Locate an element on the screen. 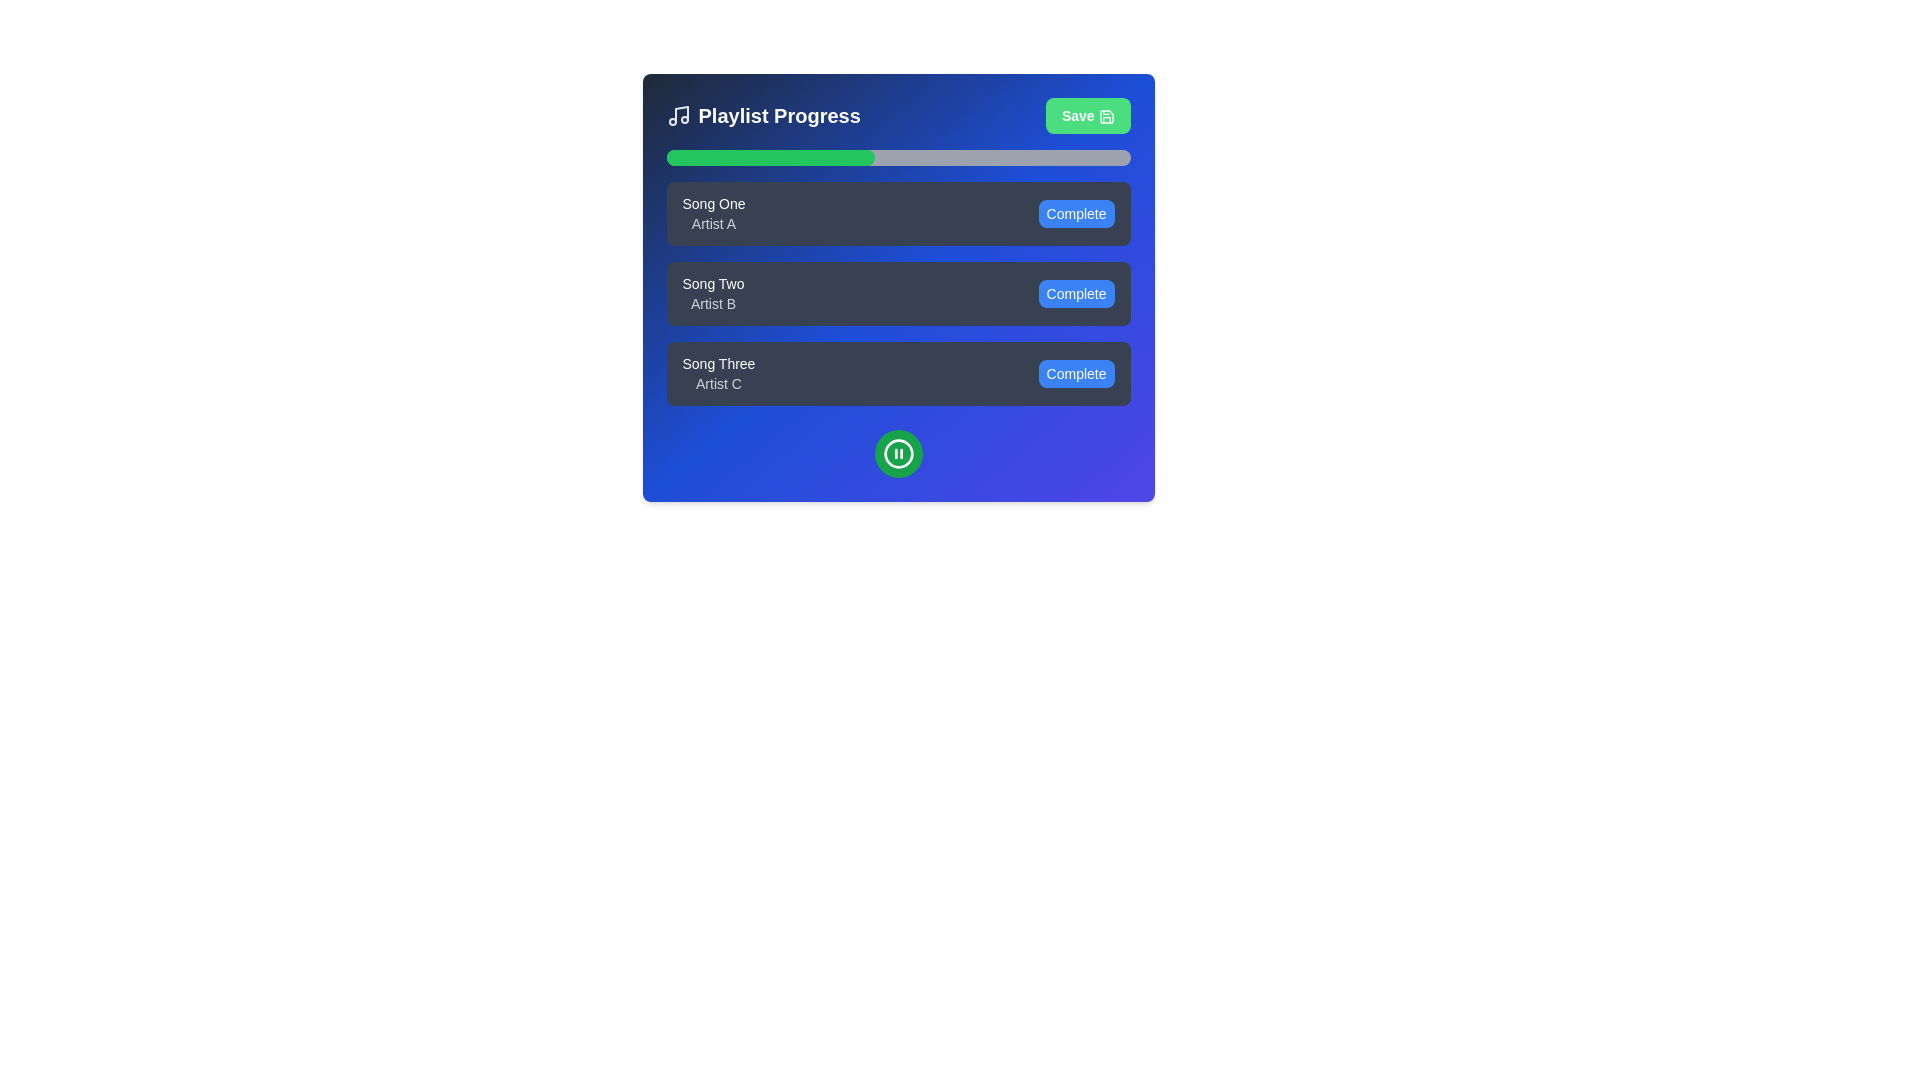  text displayed as 'Song Three' and 'Artist C' in the third entry of the 'Playlist Progress' section, which is styled with a medium font weight and gray tone respectively is located at coordinates (719, 374).